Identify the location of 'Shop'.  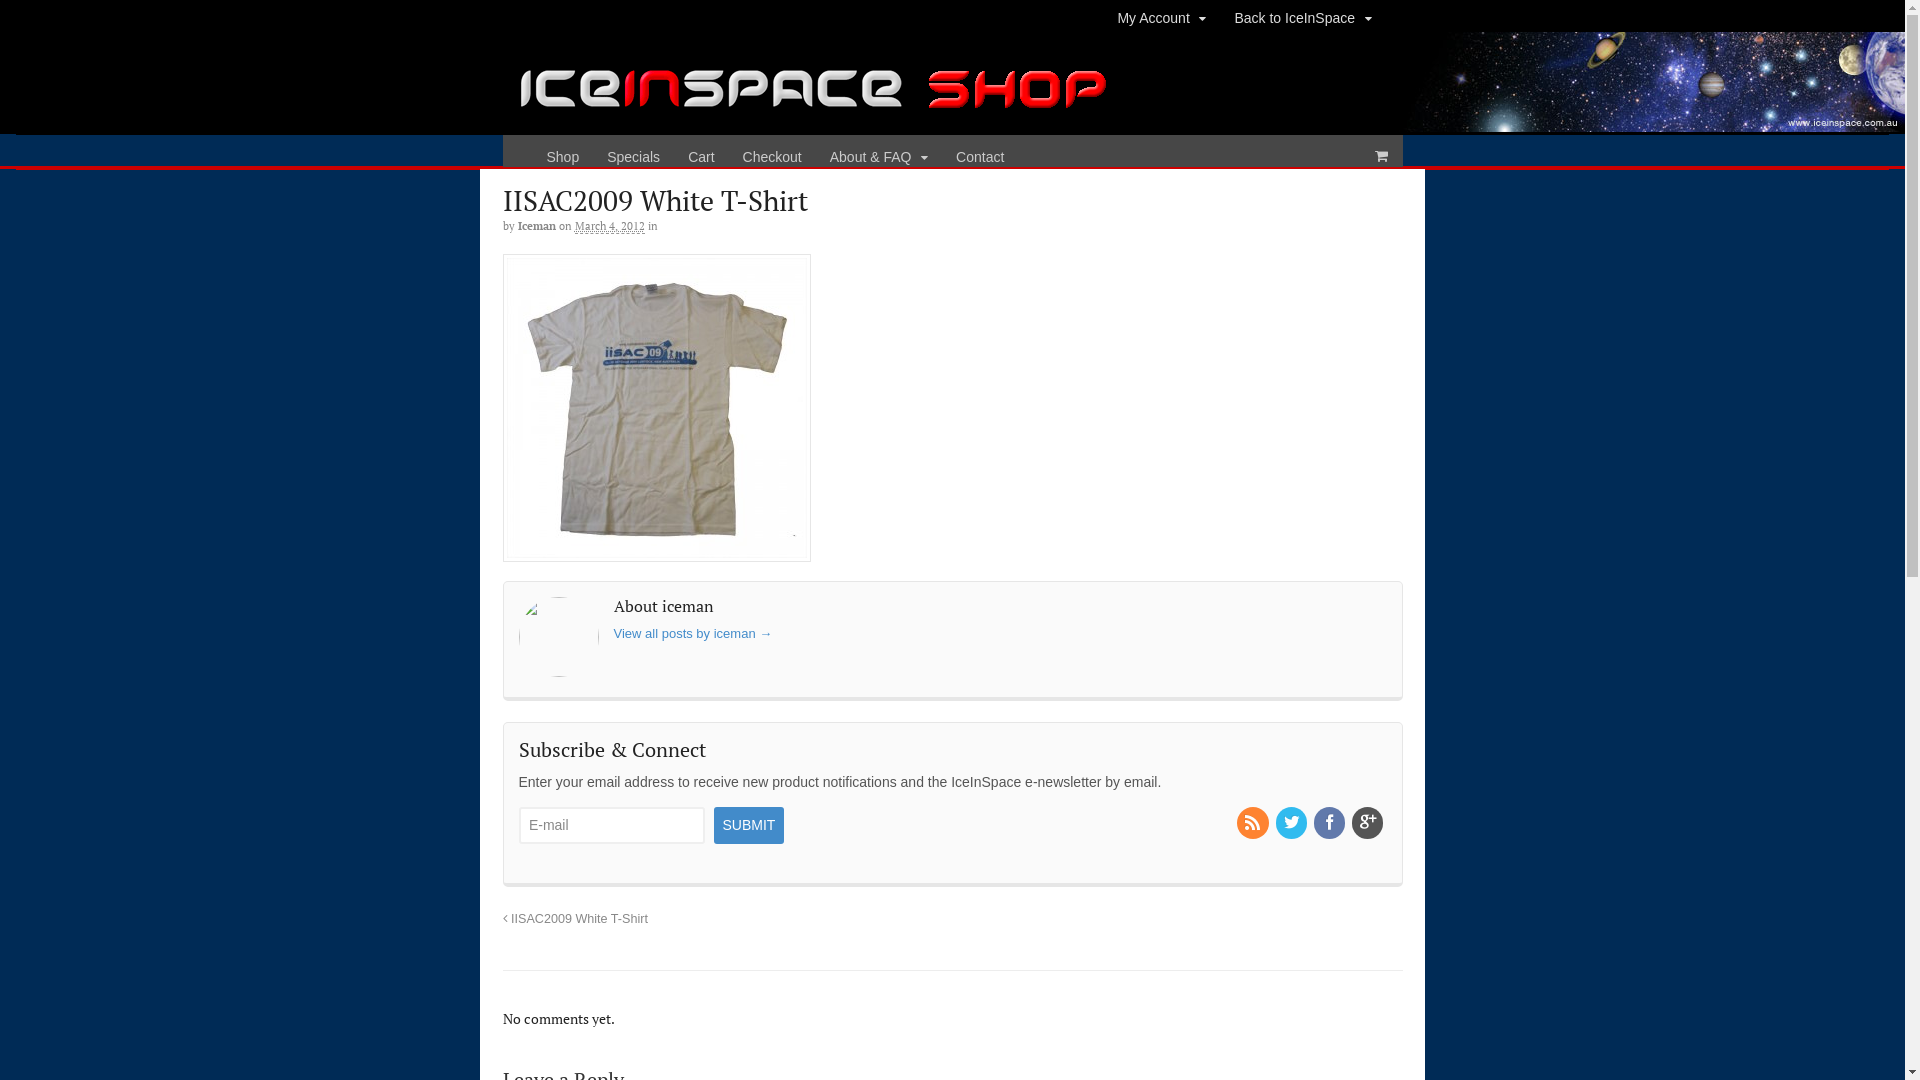
(532, 156).